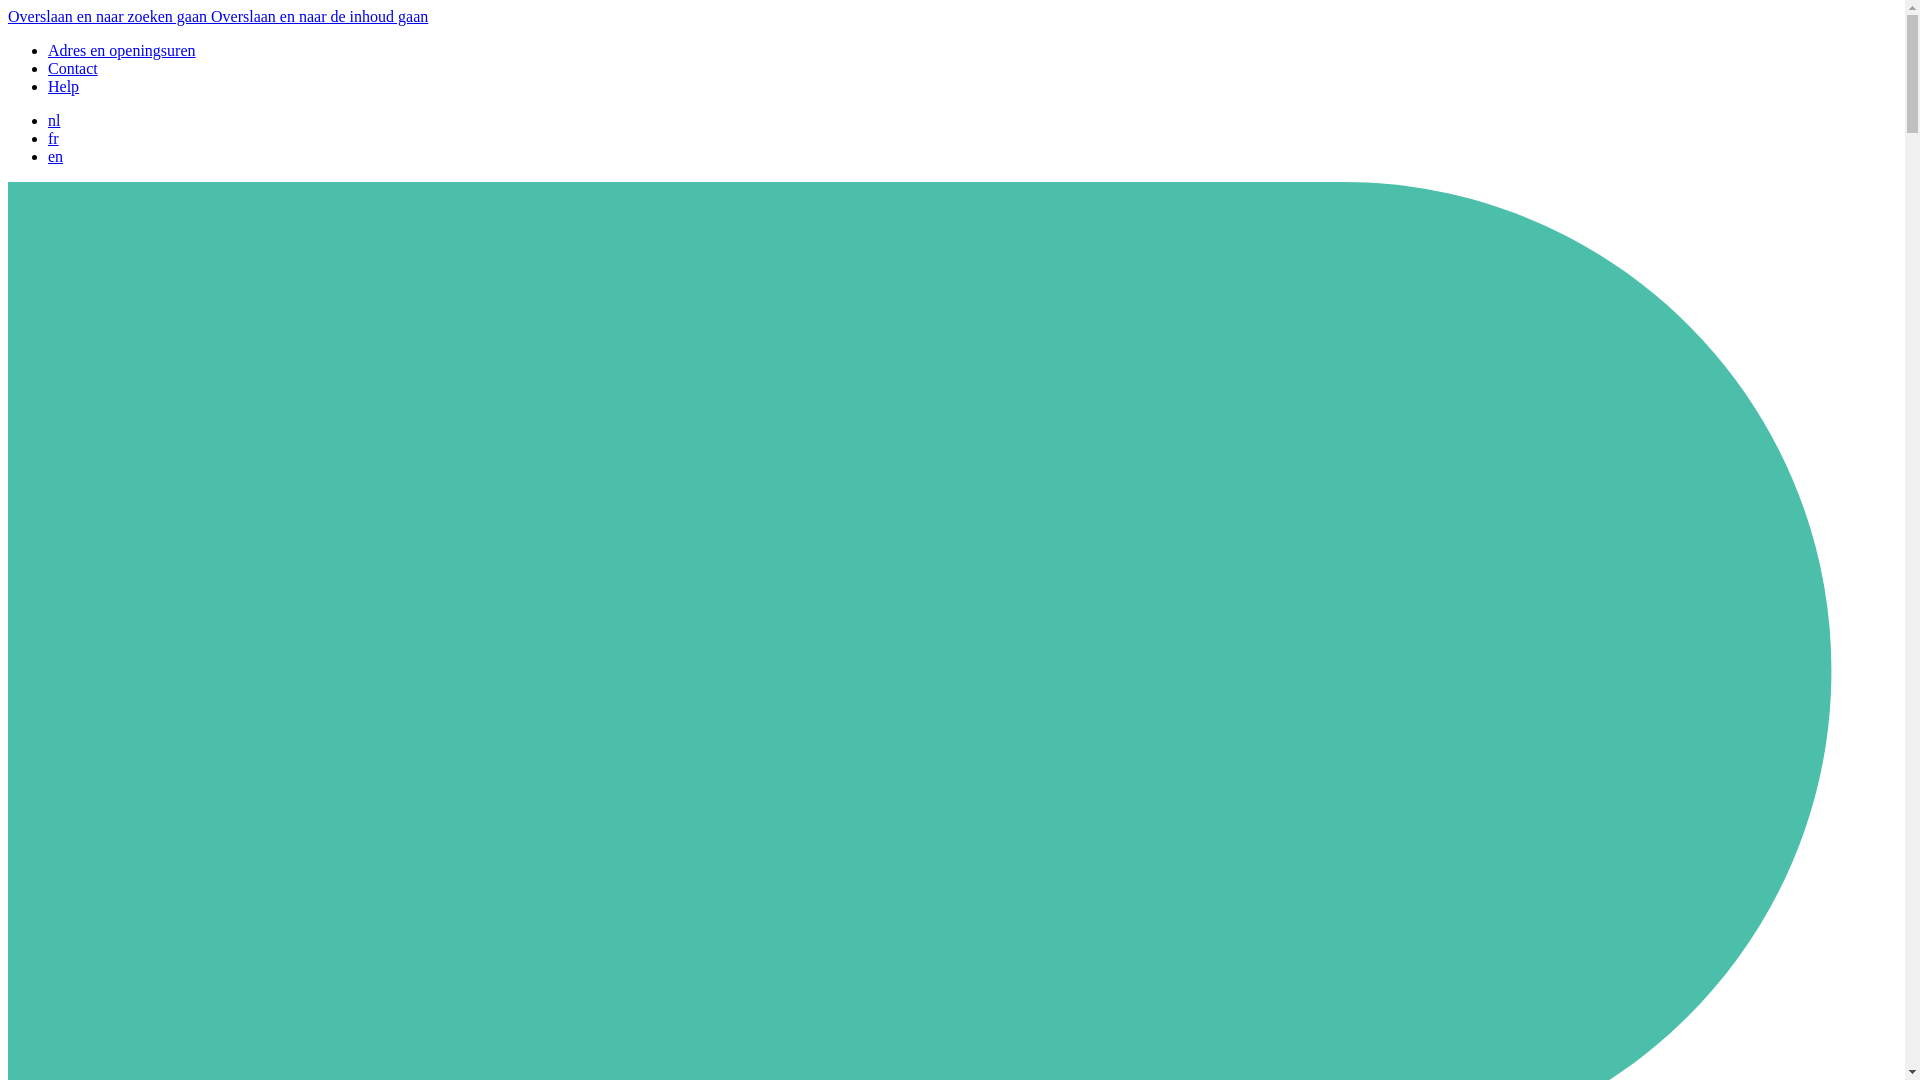 The width and height of the screenshot is (1920, 1080). What do you see at coordinates (120, 49) in the screenshot?
I see `'Adres en openingsuren'` at bounding box center [120, 49].